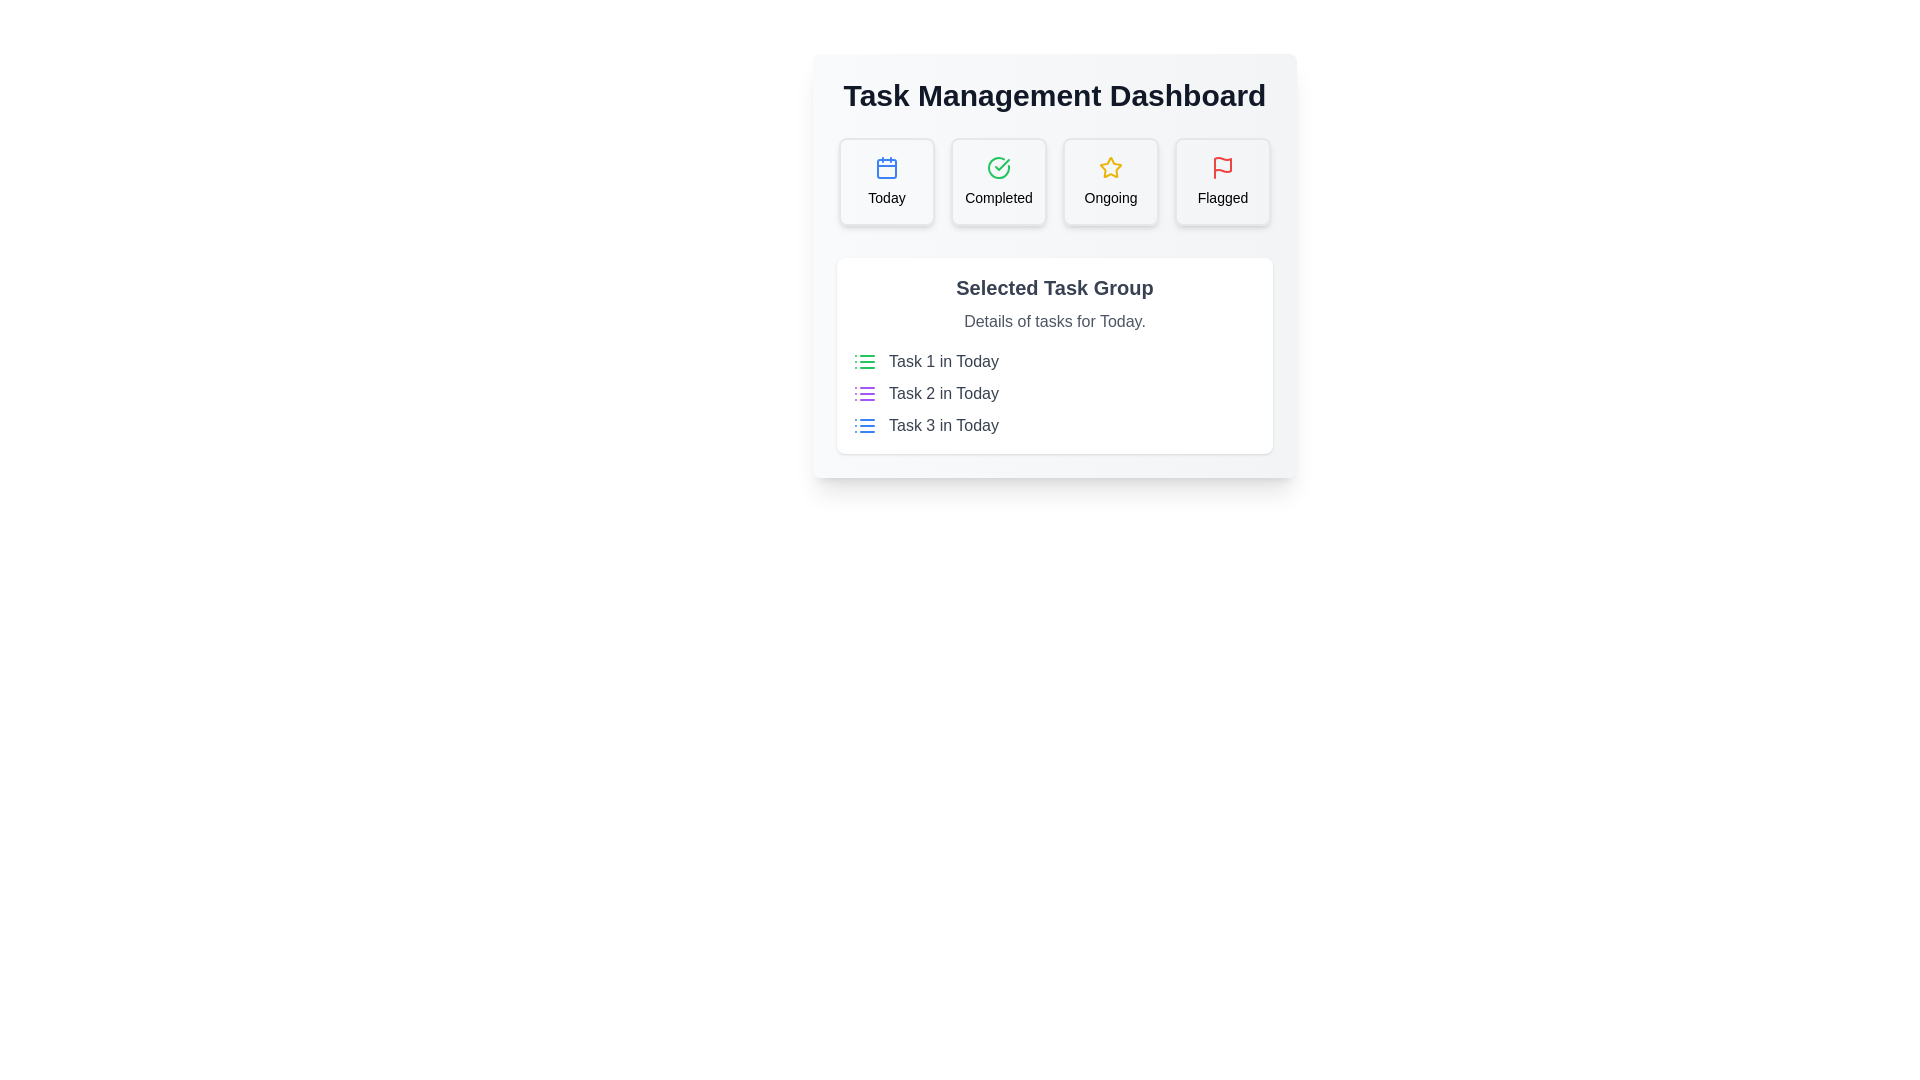 The width and height of the screenshot is (1920, 1080). I want to click on the flag icon in the 'Flagged' option, which is the fourth button in the row of action buttons at the top of the interface, used to represent flagged tasks, so click(1222, 164).